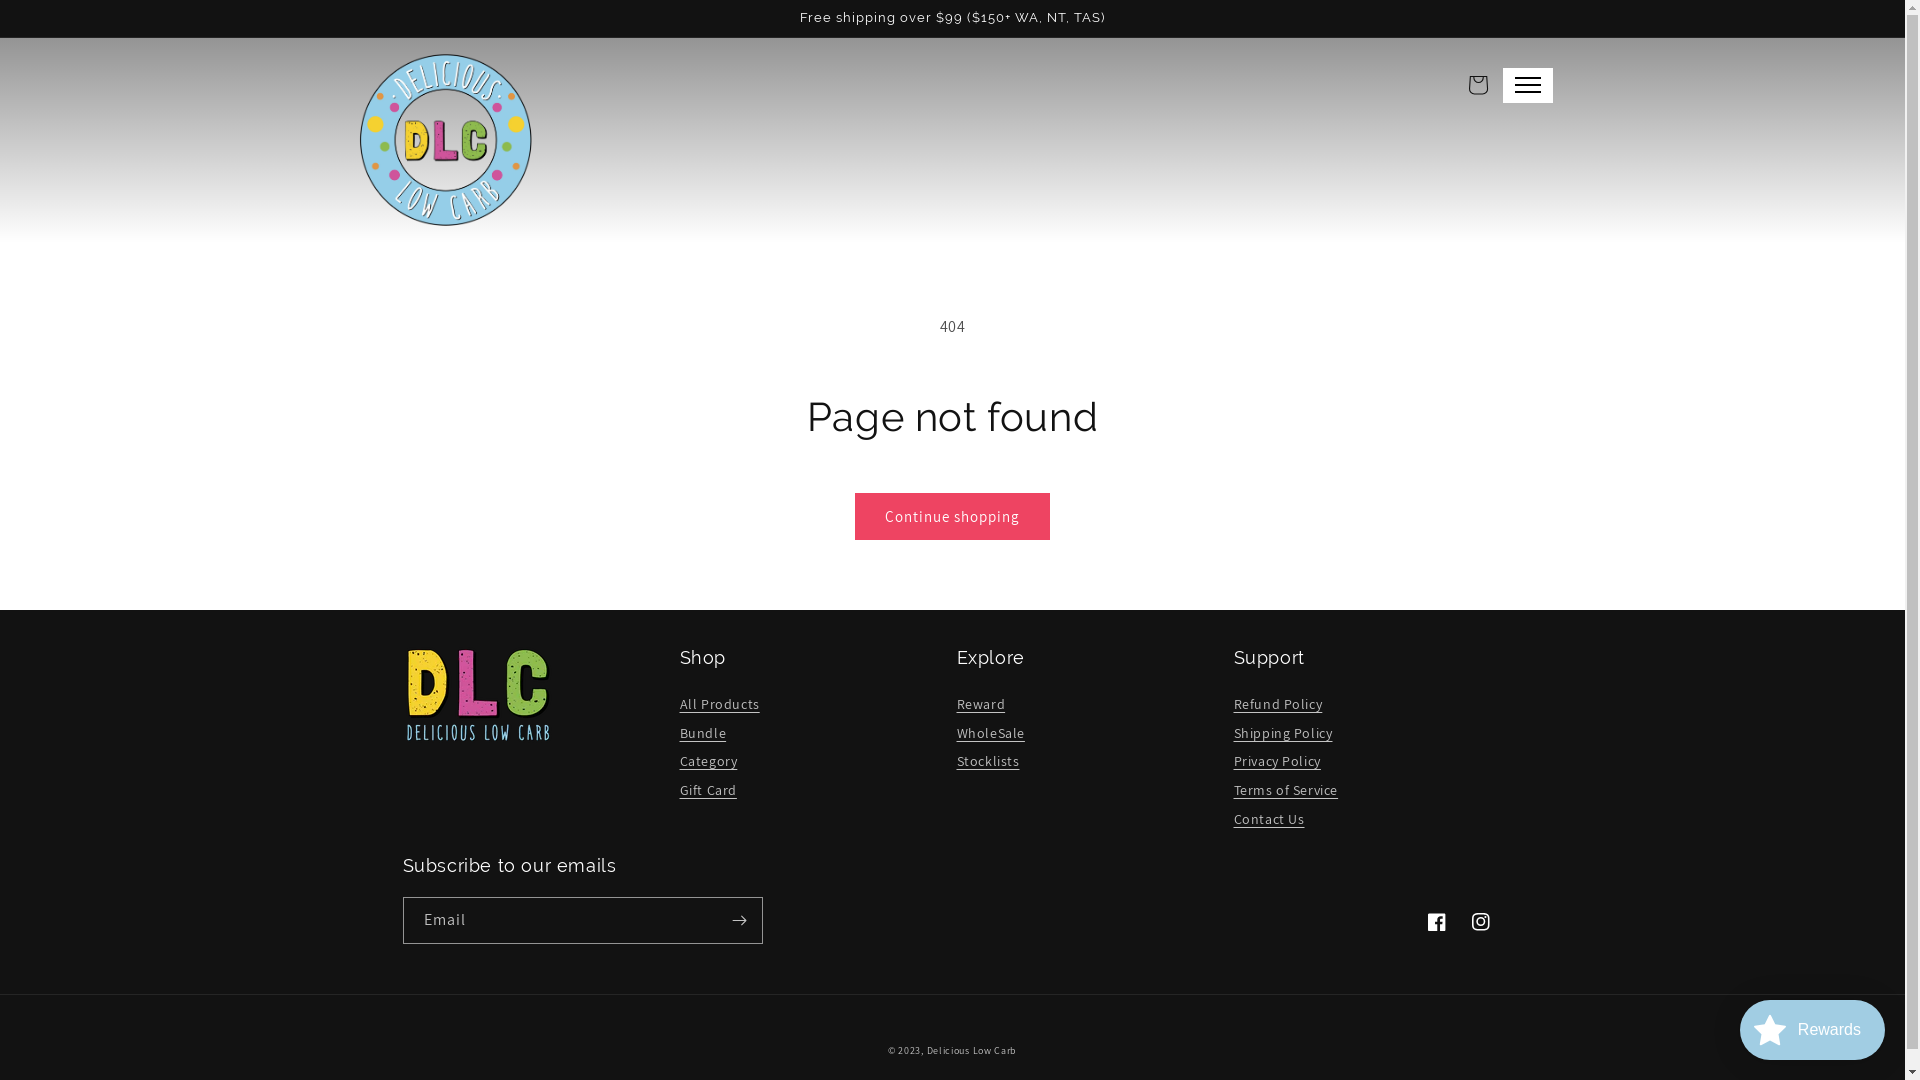  What do you see at coordinates (1434, 921) in the screenshot?
I see `'Facebook'` at bounding box center [1434, 921].